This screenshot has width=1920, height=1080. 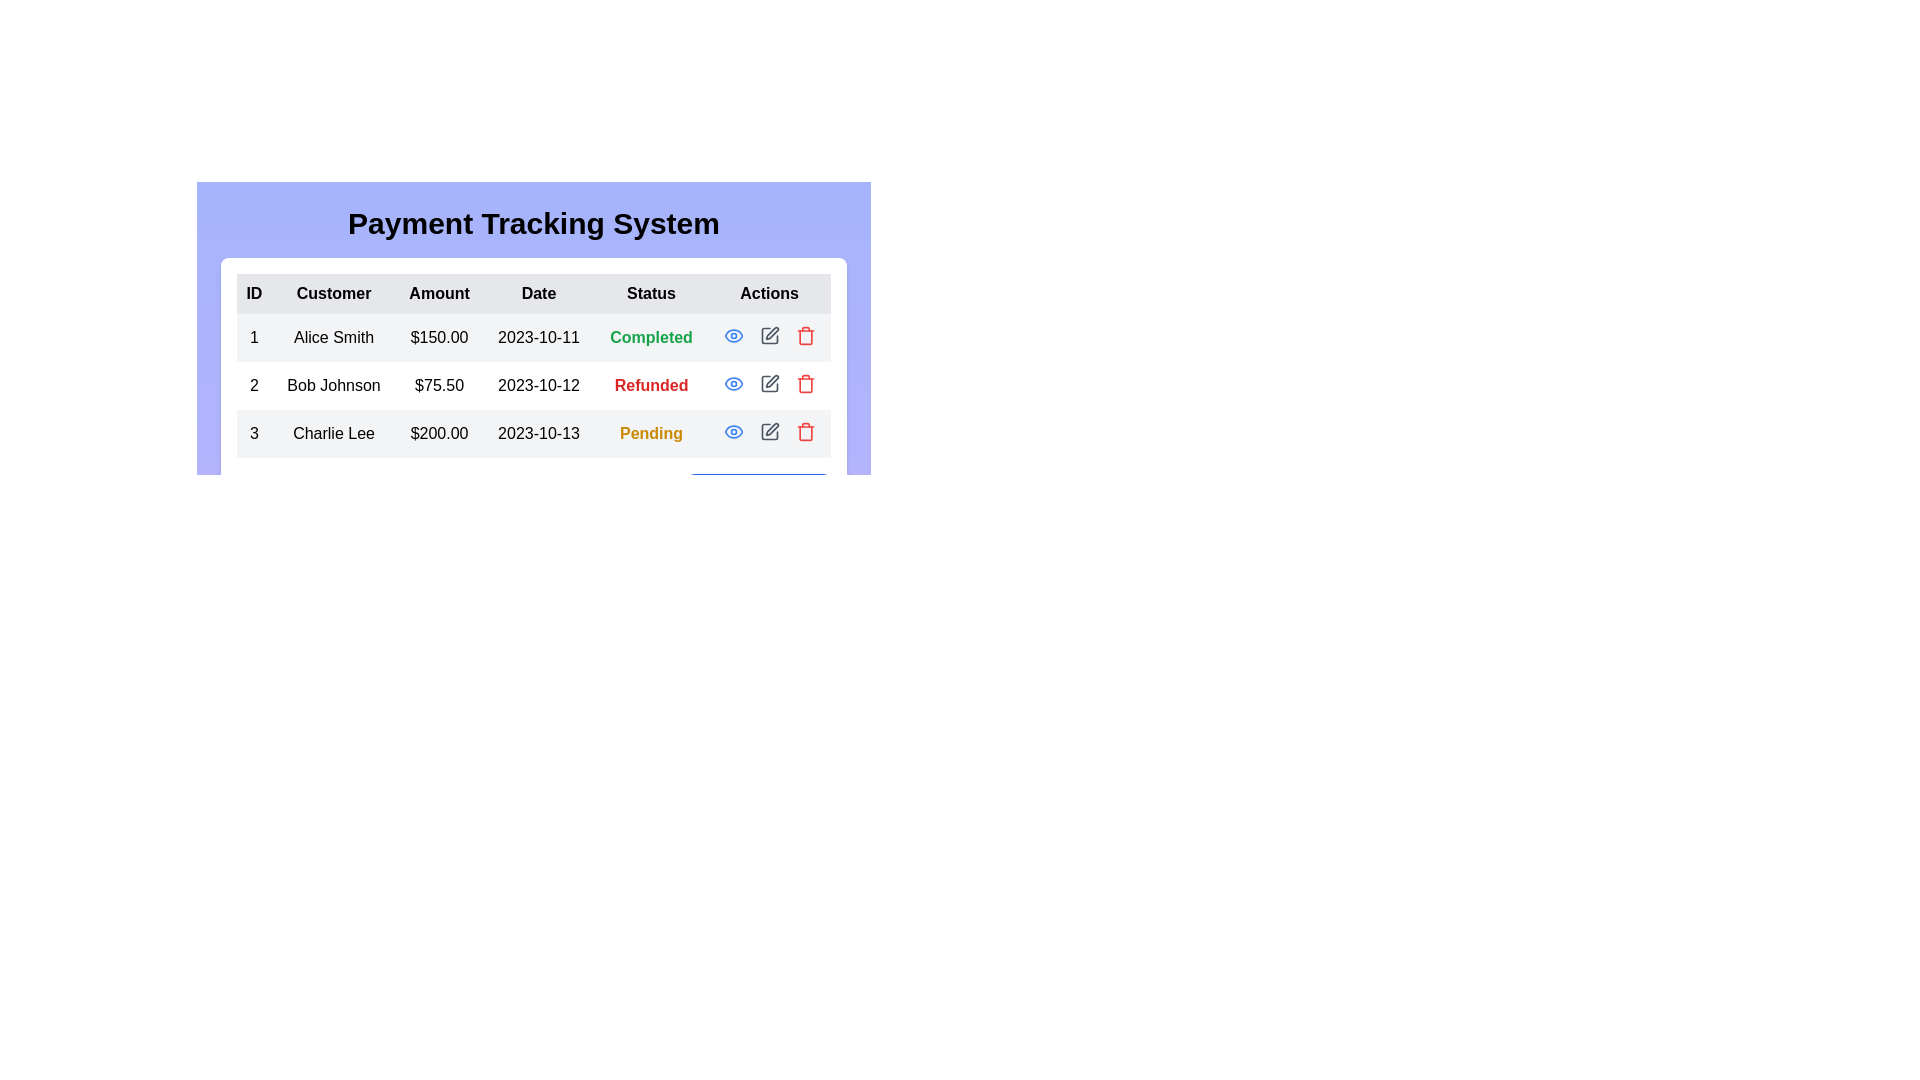 What do you see at coordinates (768, 334) in the screenshot?
I see `the edit icon in the 'Actions' column of the table for Bob Johnson` at bounding box center [768, 334].